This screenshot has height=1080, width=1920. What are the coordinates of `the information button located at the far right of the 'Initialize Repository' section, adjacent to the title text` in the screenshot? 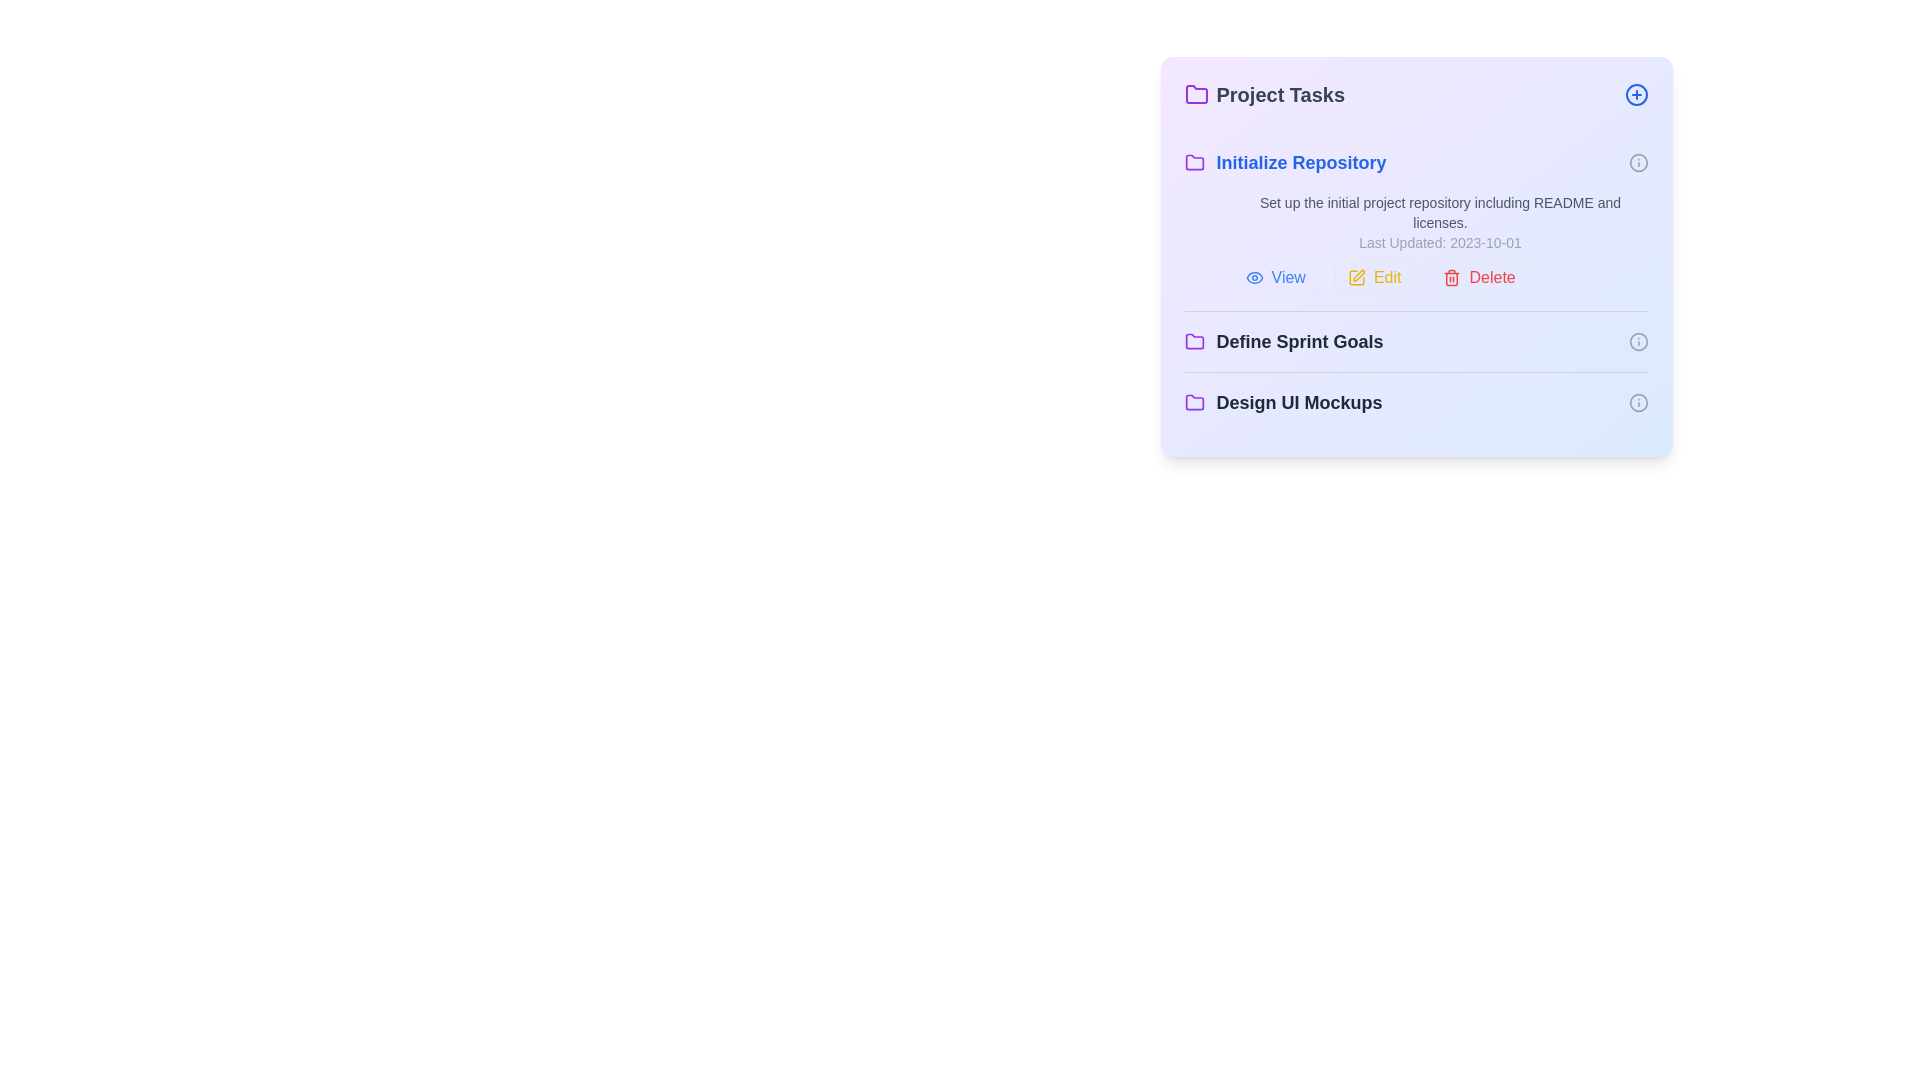 It's located at (1638, 161).